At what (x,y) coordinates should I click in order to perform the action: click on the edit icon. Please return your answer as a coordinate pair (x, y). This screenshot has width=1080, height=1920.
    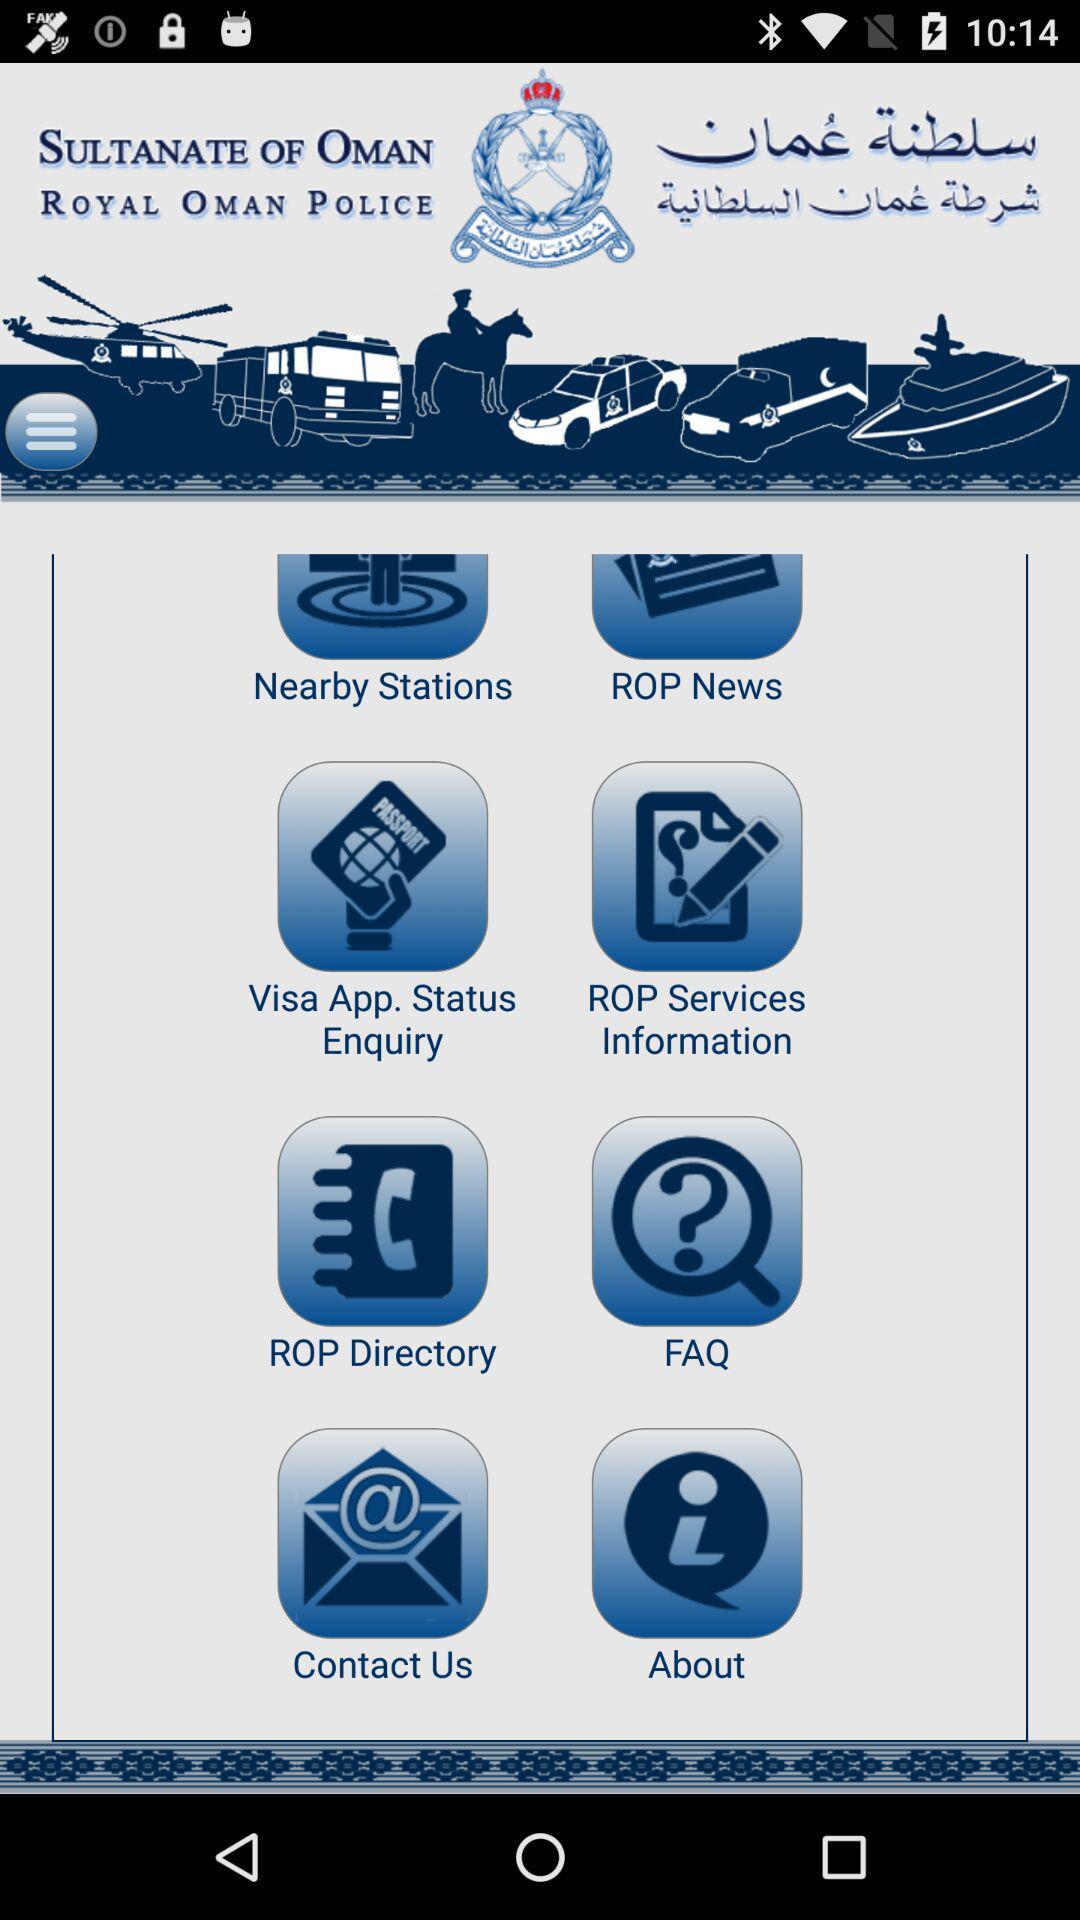
    Looking at the image, I should click on (696, 926).